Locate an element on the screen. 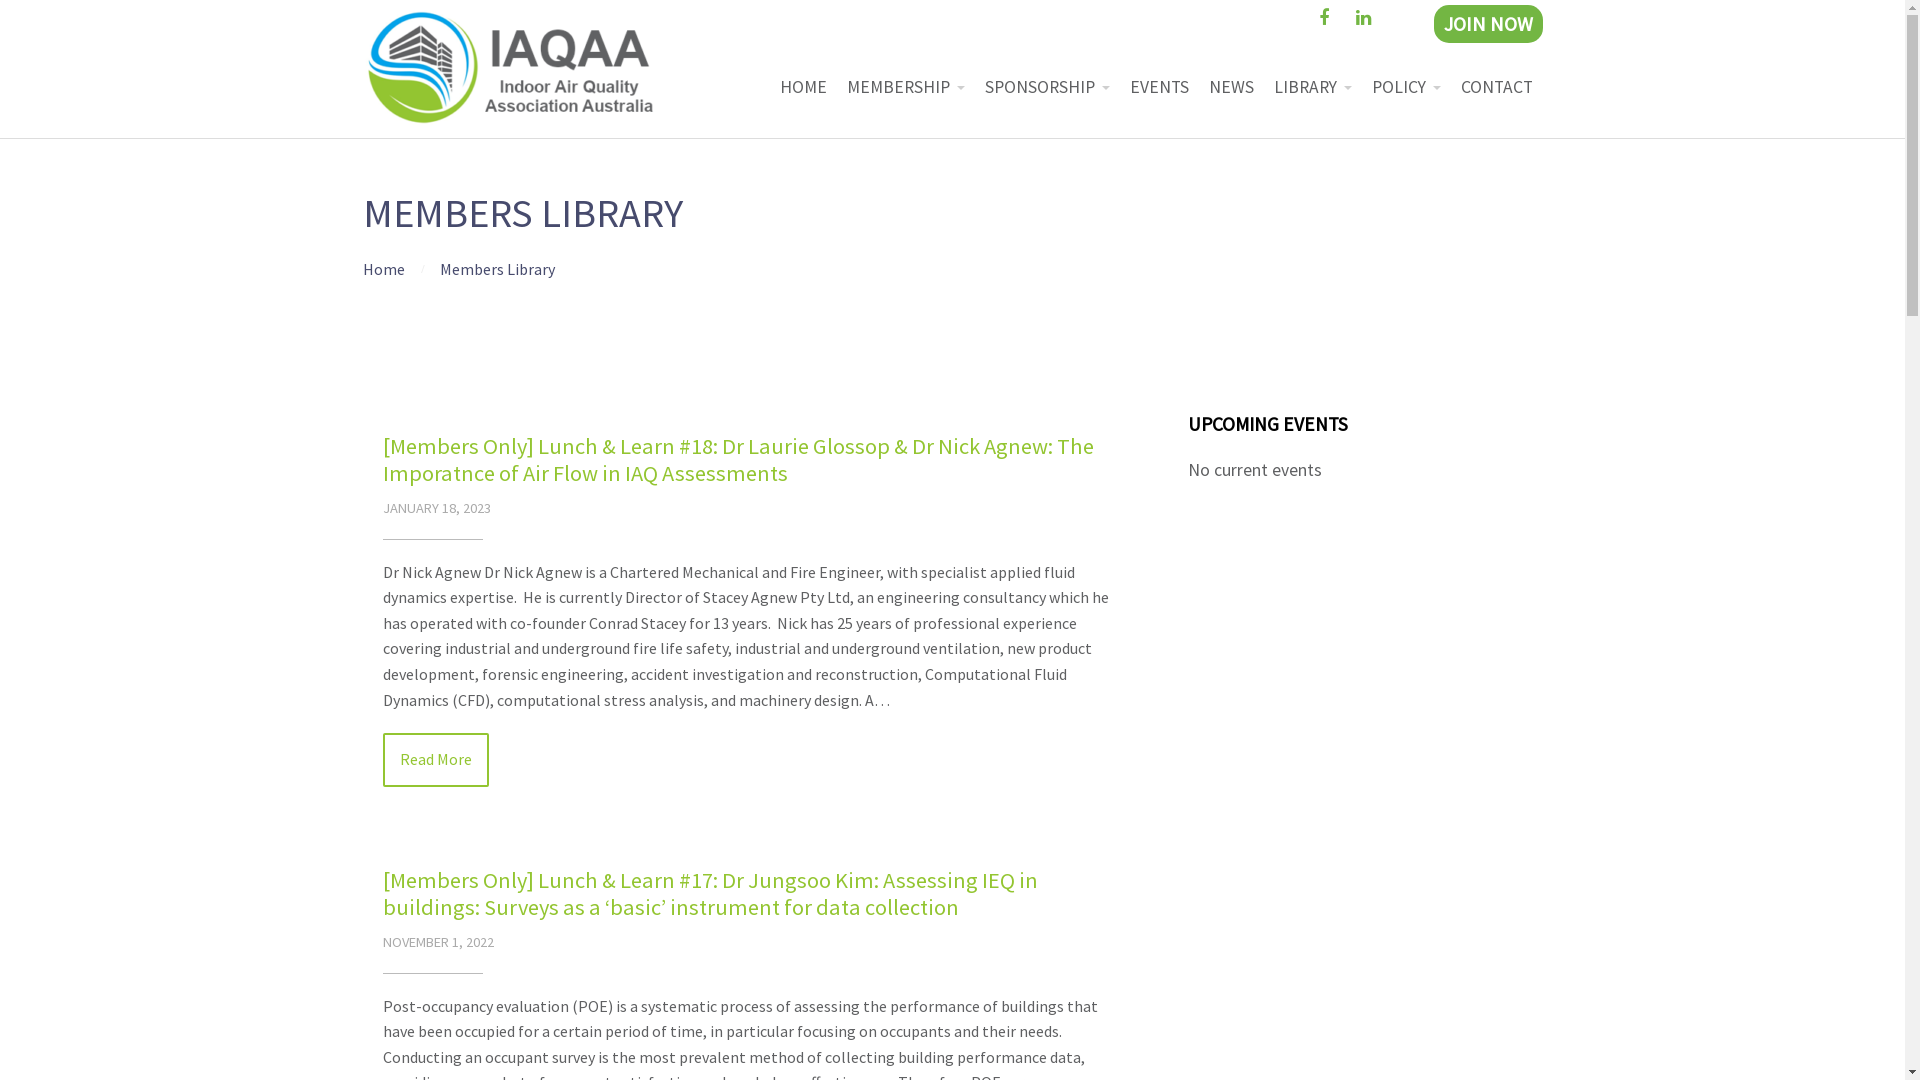 The width and height of the screenshot is (1920, 1080). 'POLICY' is located at coordinates (1405, 86).